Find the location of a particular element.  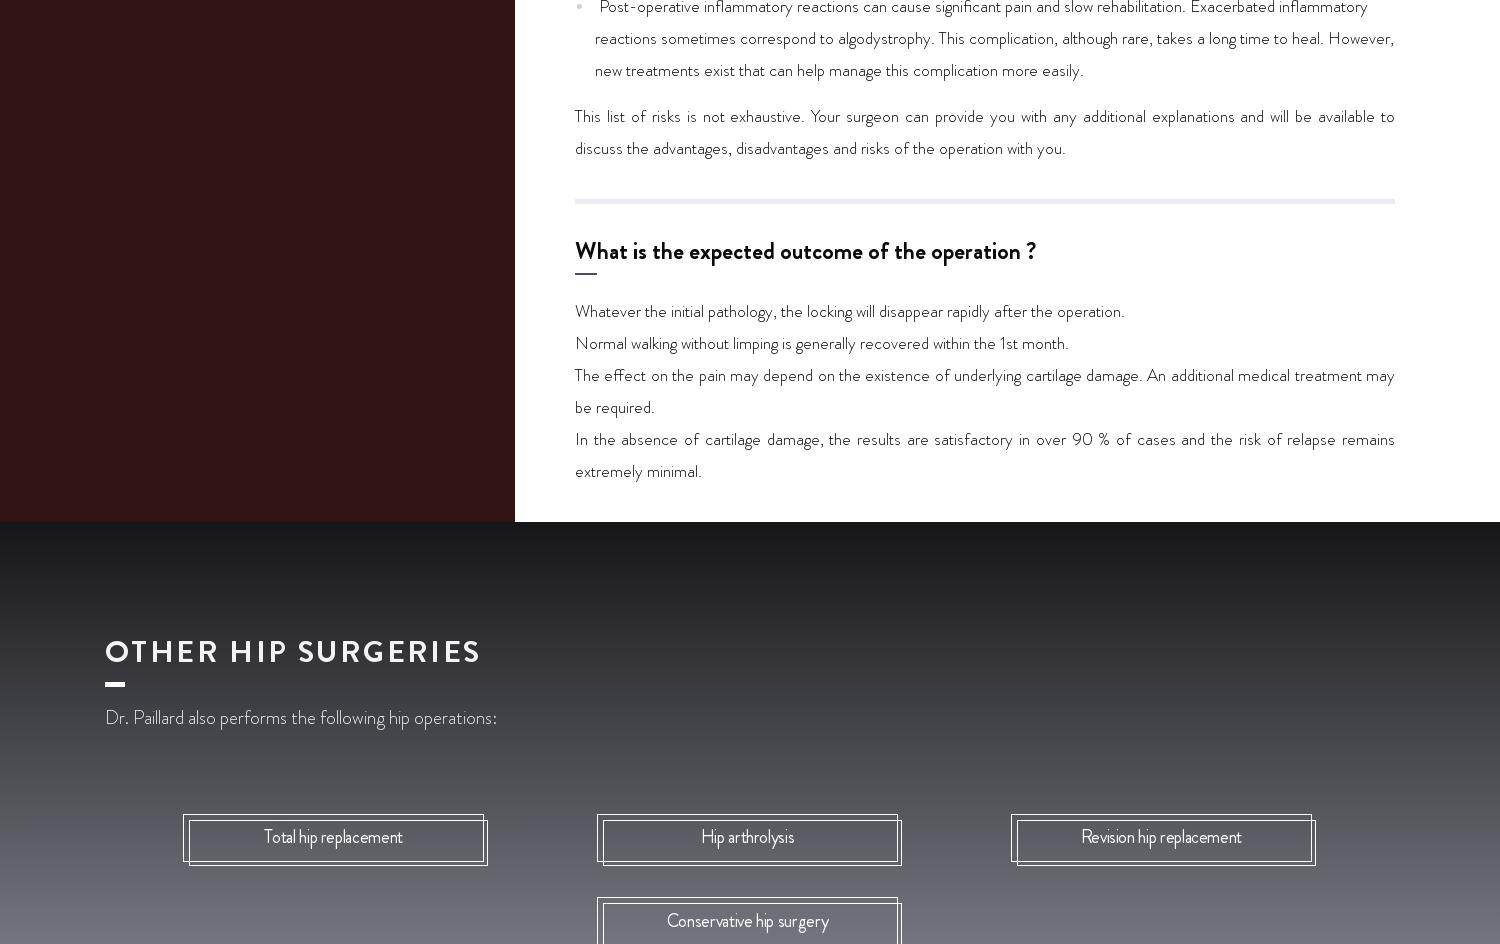

'Conservative hip surgery' is located at coordinates (666, 919).